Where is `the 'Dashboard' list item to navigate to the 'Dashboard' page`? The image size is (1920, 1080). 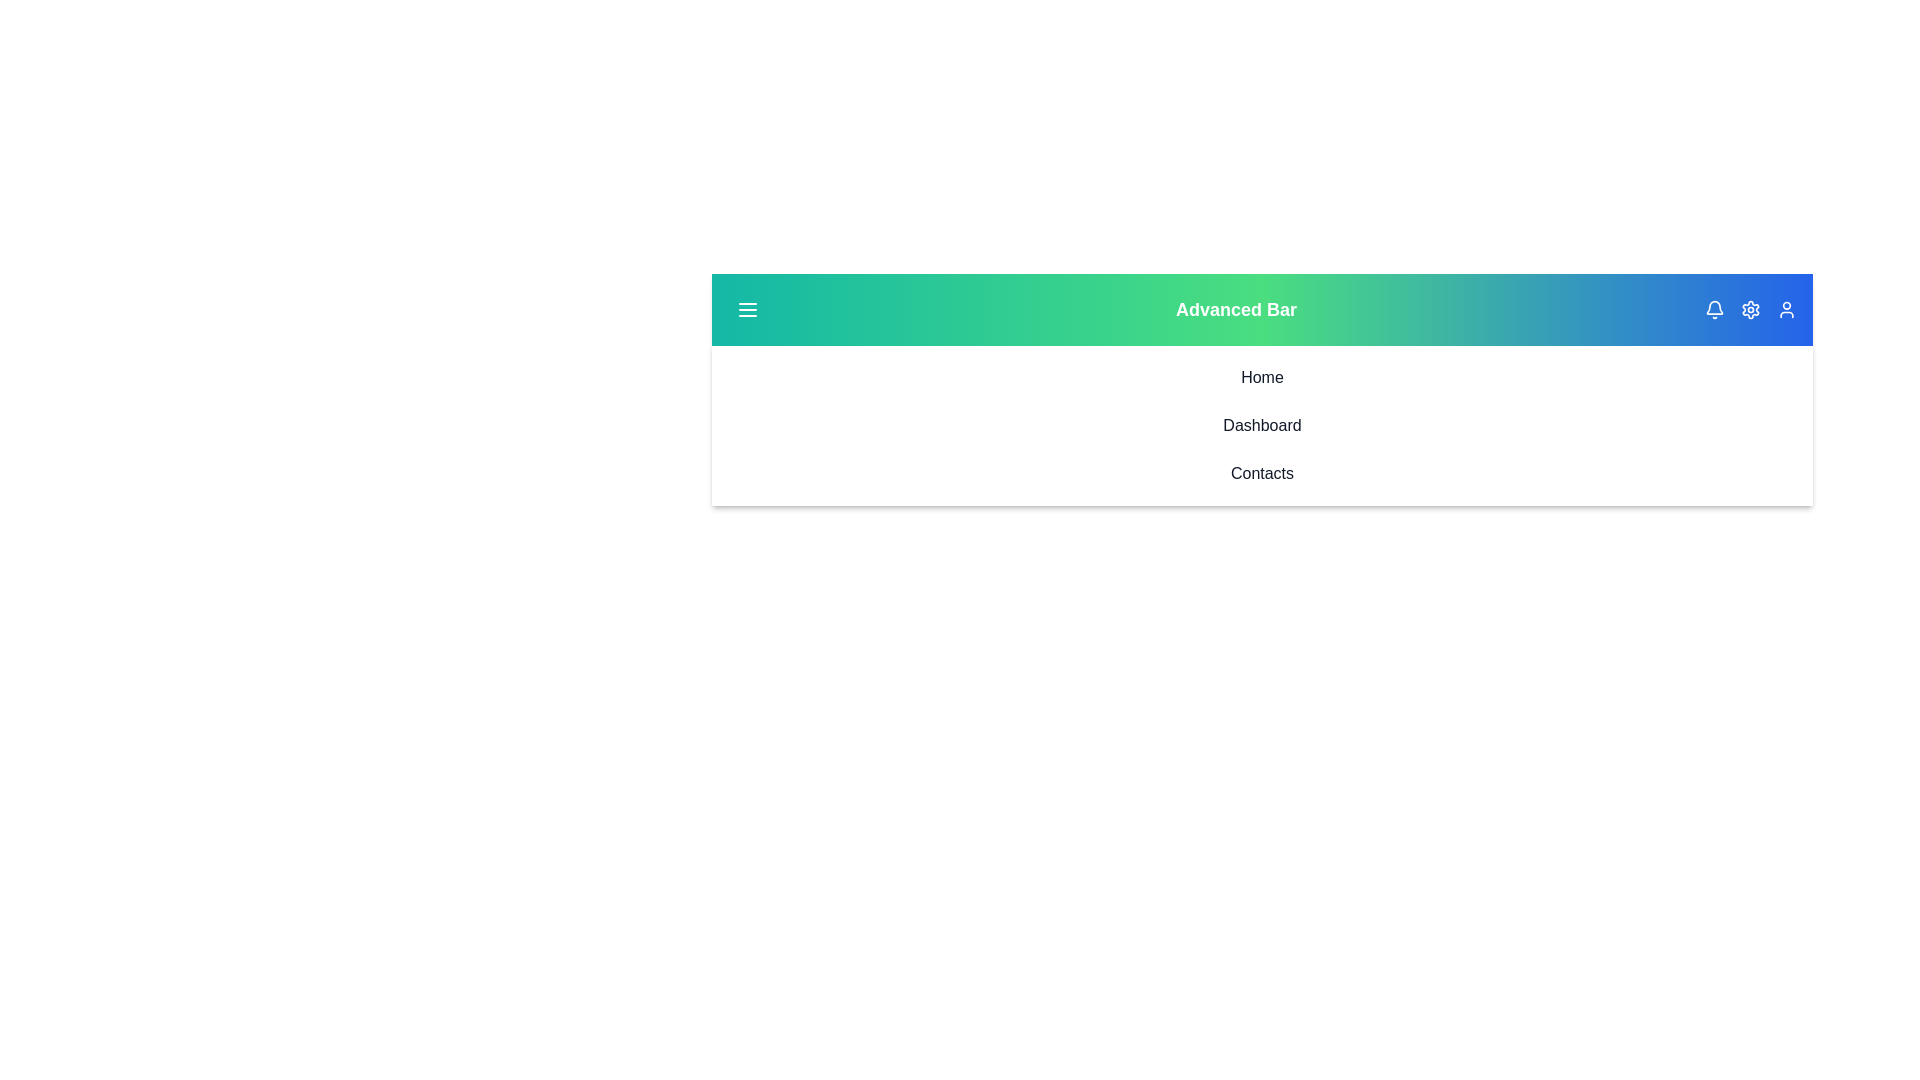 the 'Dashboard' list item to navigate to the 'Dashboard' page is located at coordinates (1261, 424).